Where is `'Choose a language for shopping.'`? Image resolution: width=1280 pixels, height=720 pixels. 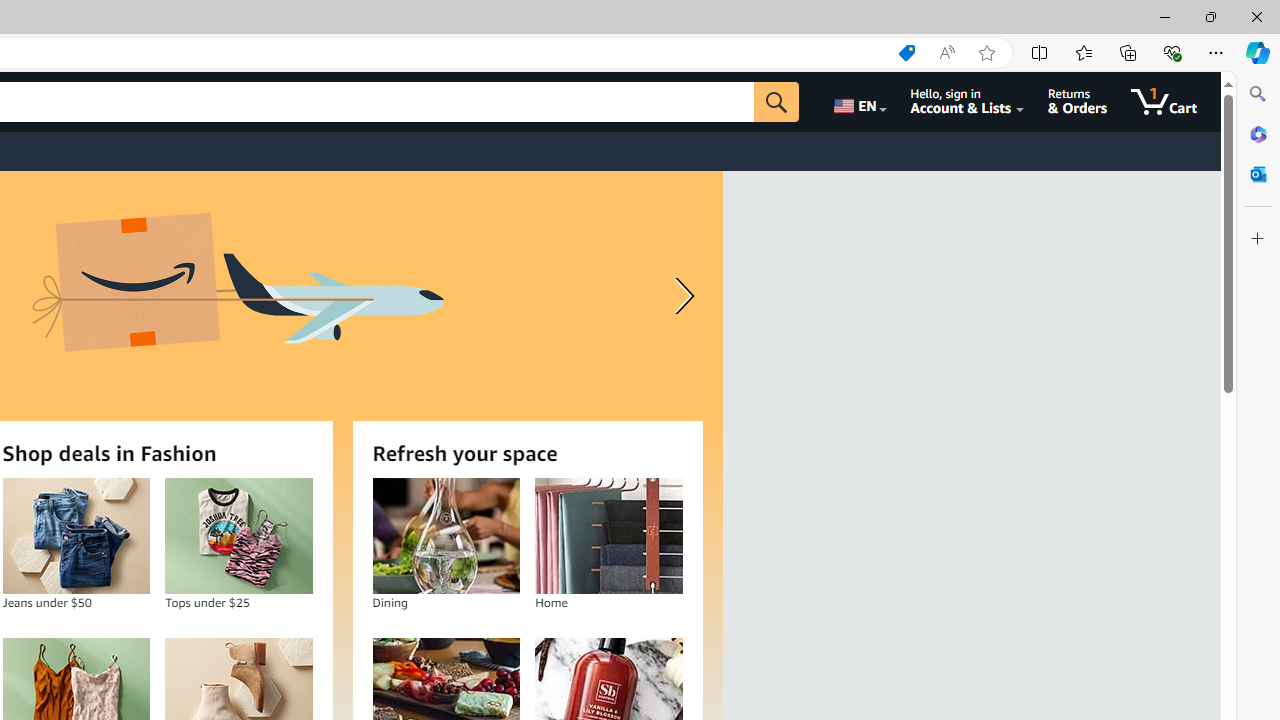
'Choose a language for shopping.' is located at coordinates (858, 101).